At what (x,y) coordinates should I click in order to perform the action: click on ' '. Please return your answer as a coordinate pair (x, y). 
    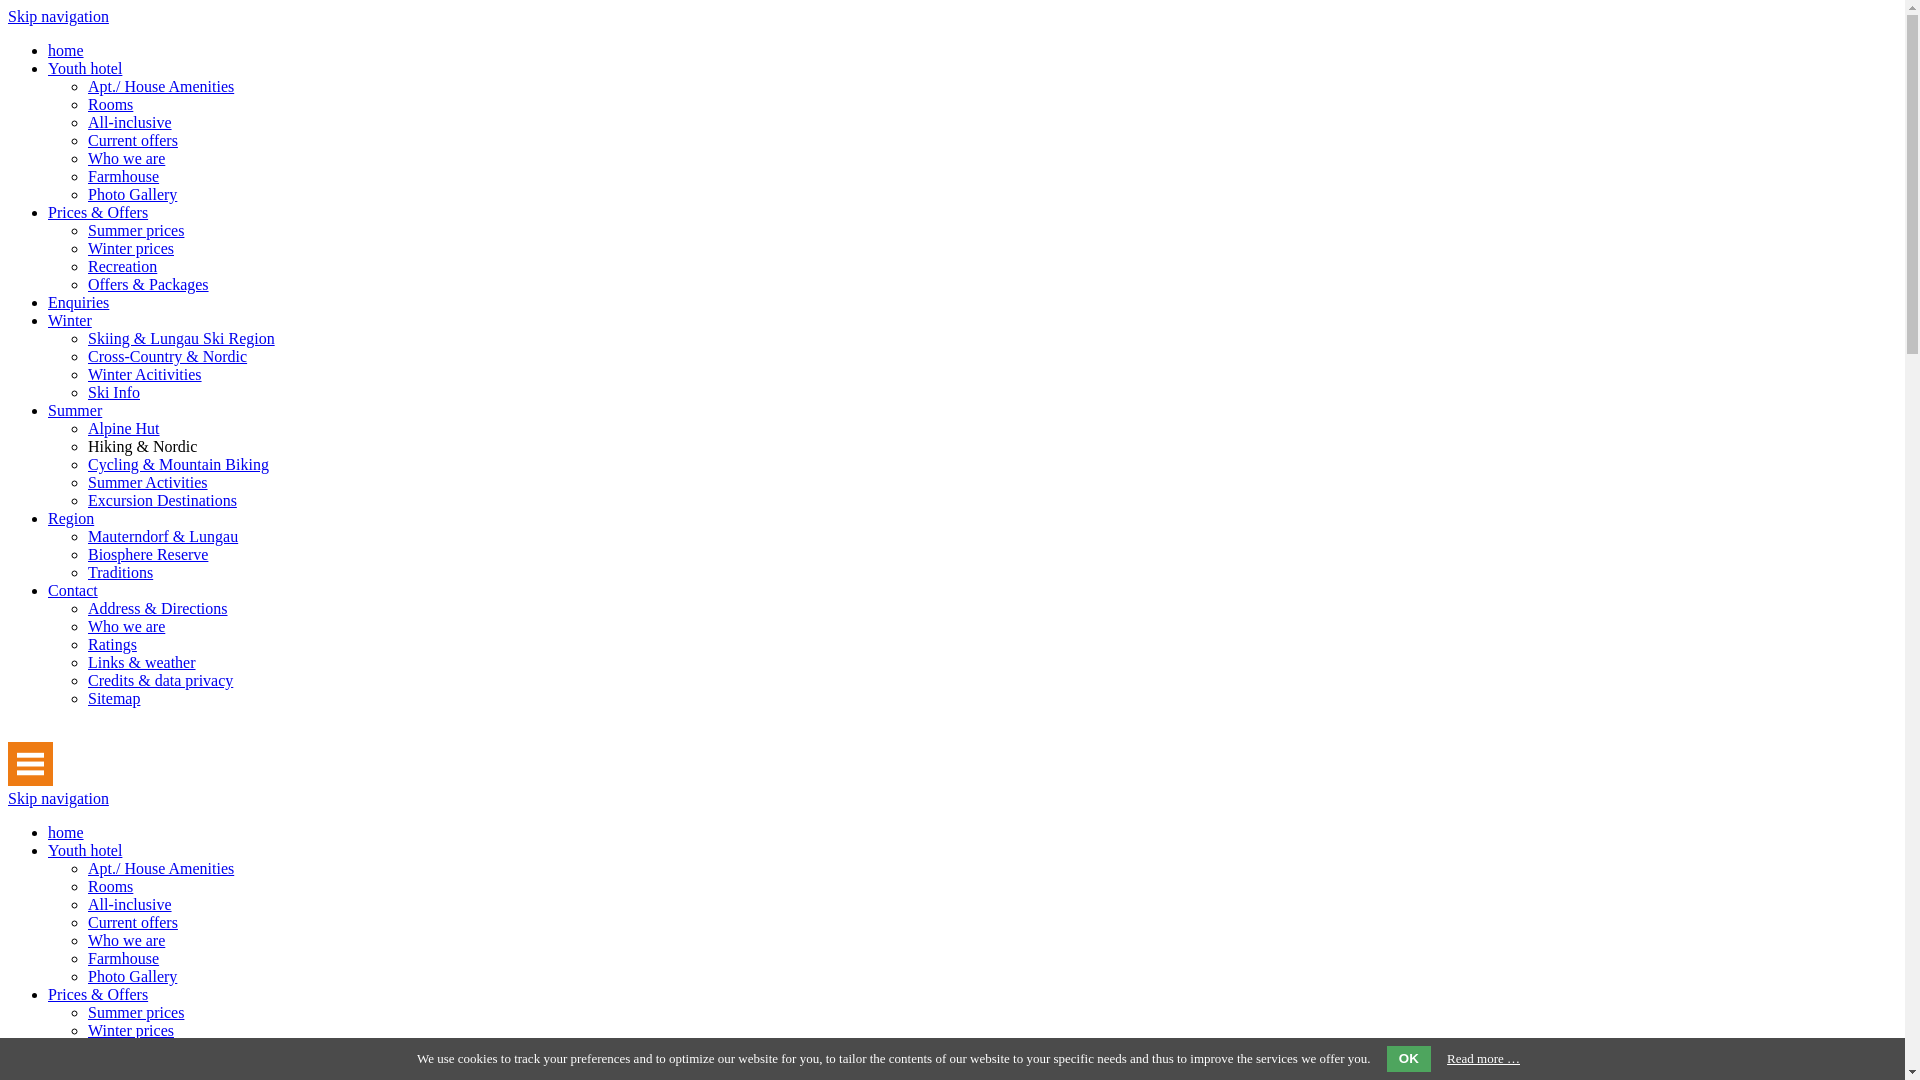
    Looking at the image, I should click on (9, 732).